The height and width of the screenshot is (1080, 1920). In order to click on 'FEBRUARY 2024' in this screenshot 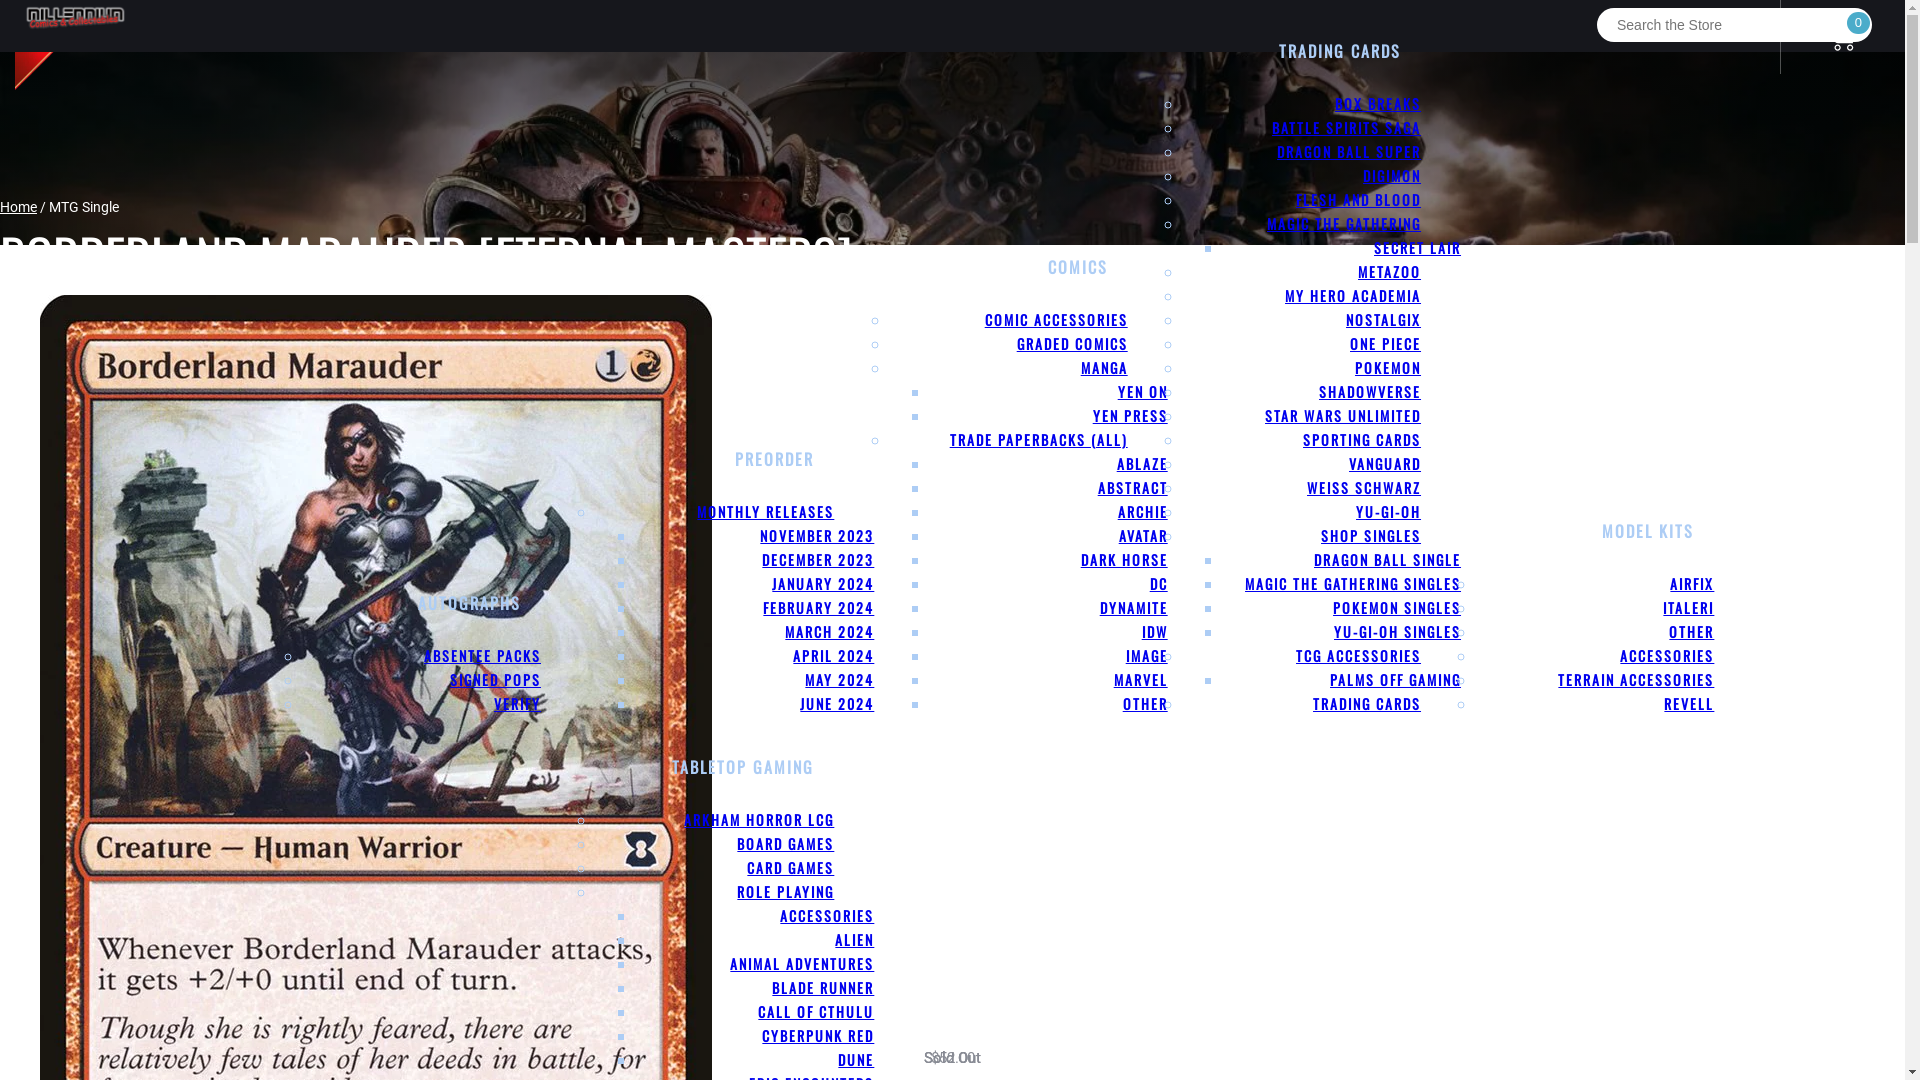, I will do `click(818, 606)`.